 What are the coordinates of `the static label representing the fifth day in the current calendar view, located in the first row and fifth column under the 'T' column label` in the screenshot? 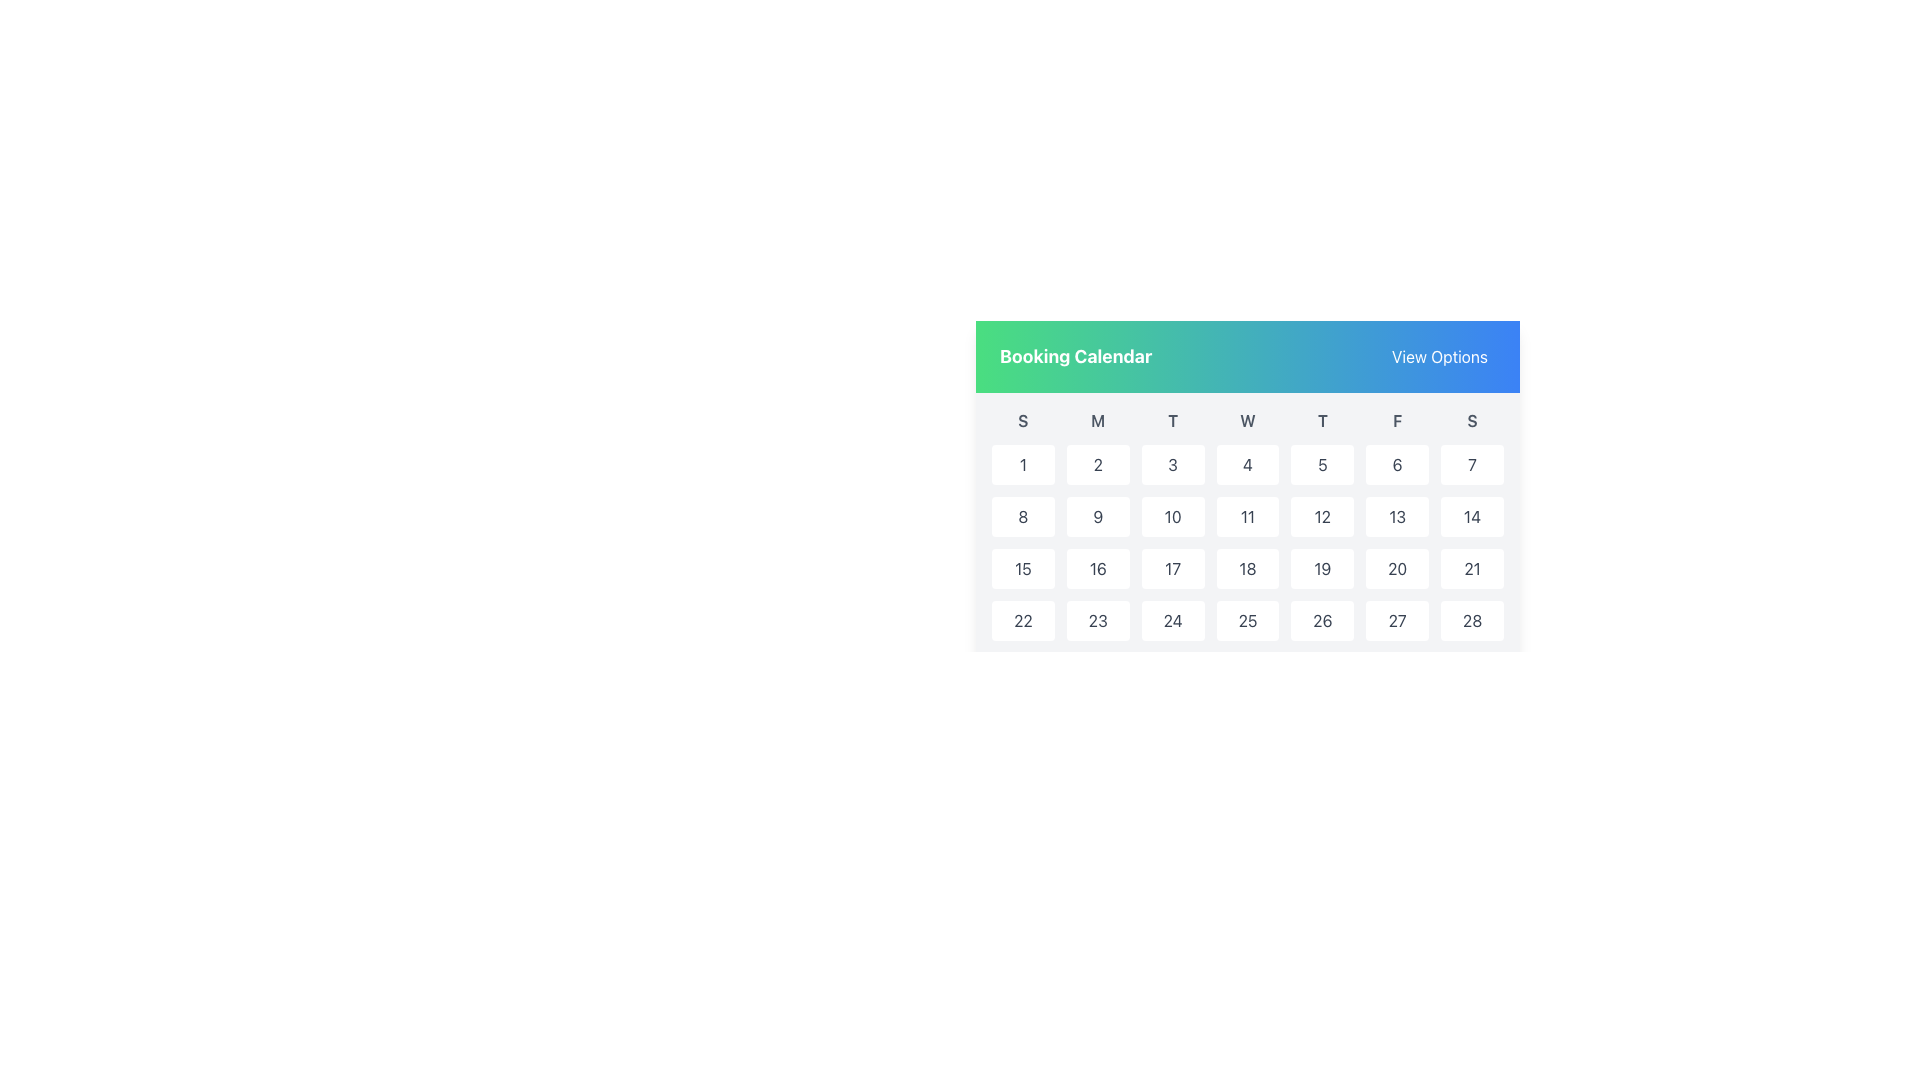 It's located at (1322, 465).